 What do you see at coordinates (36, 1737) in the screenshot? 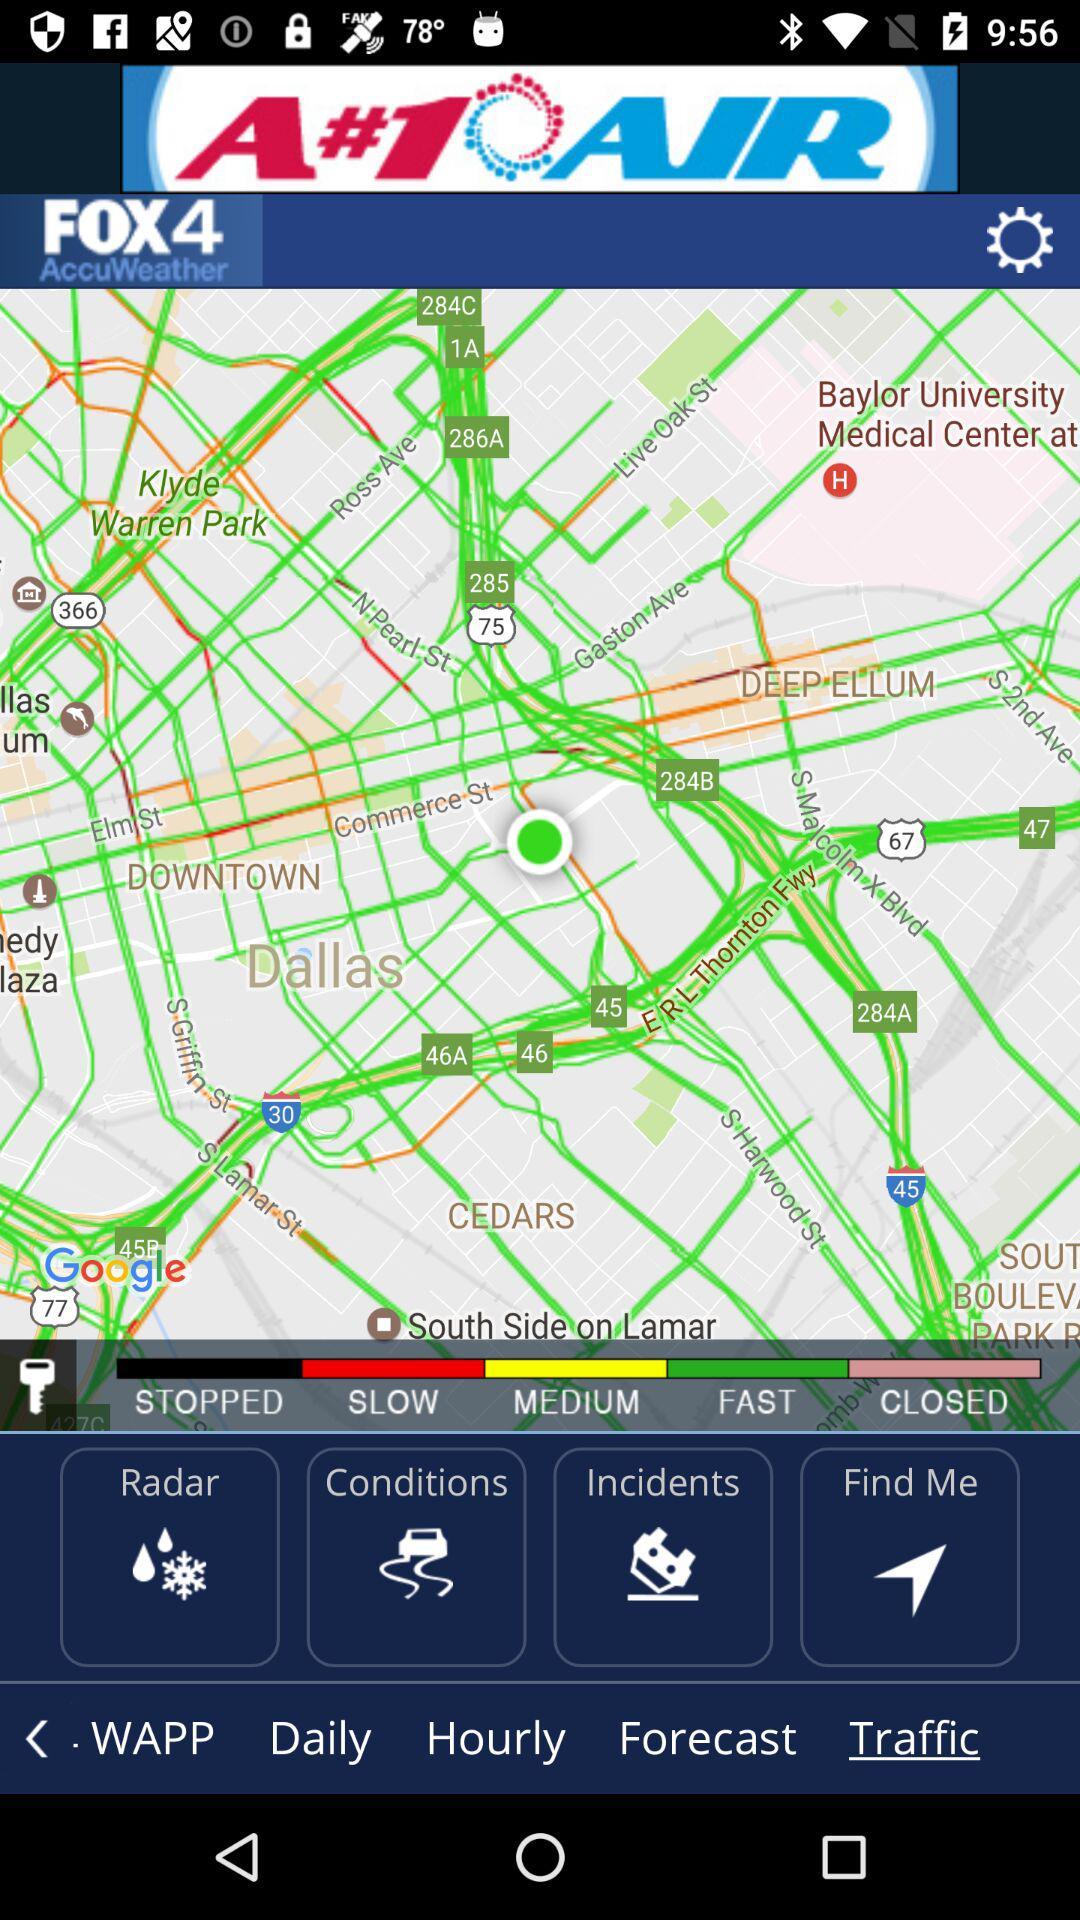
I see `previous page` at bounding box center [36, 1737].